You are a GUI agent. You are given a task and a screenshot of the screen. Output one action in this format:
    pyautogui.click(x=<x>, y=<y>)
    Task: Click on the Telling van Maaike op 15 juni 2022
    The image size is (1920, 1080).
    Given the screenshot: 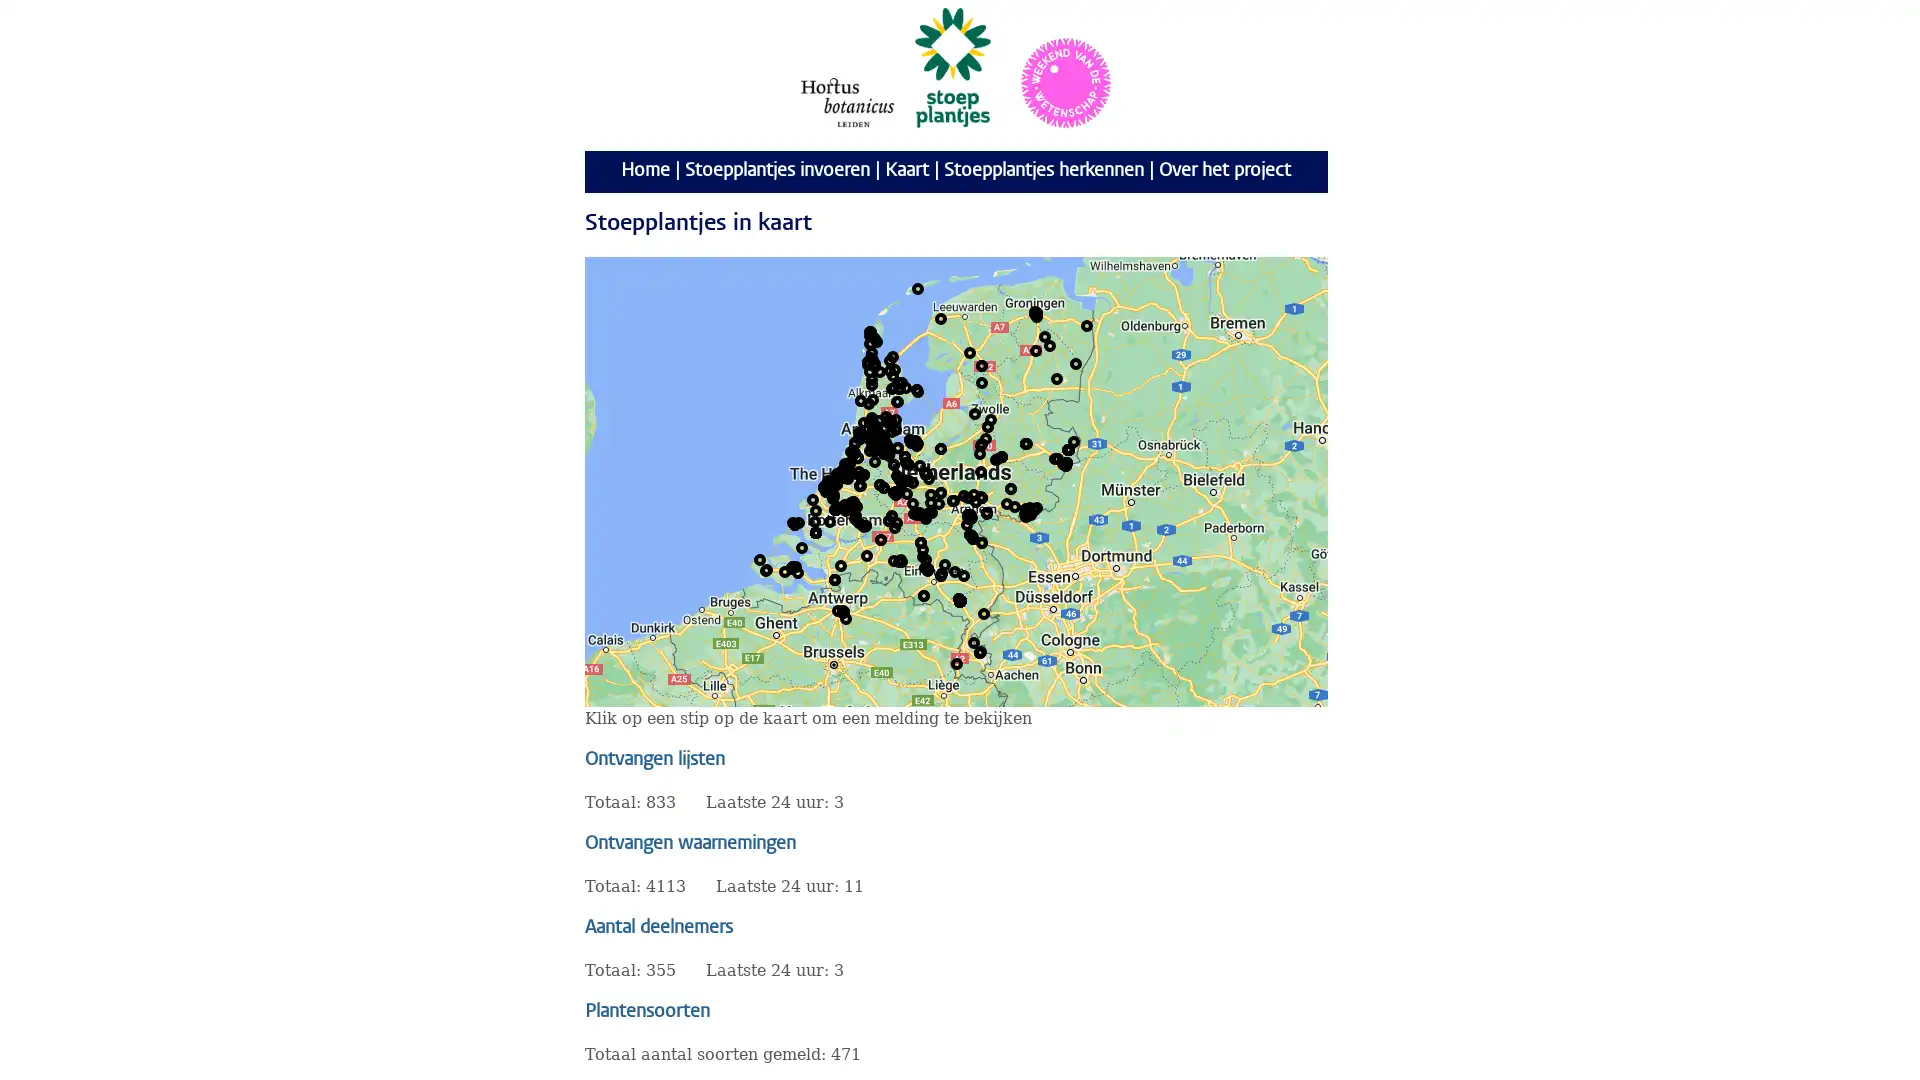 What is the action you would take?
    pyautogui.click(x=924, y=471)
    